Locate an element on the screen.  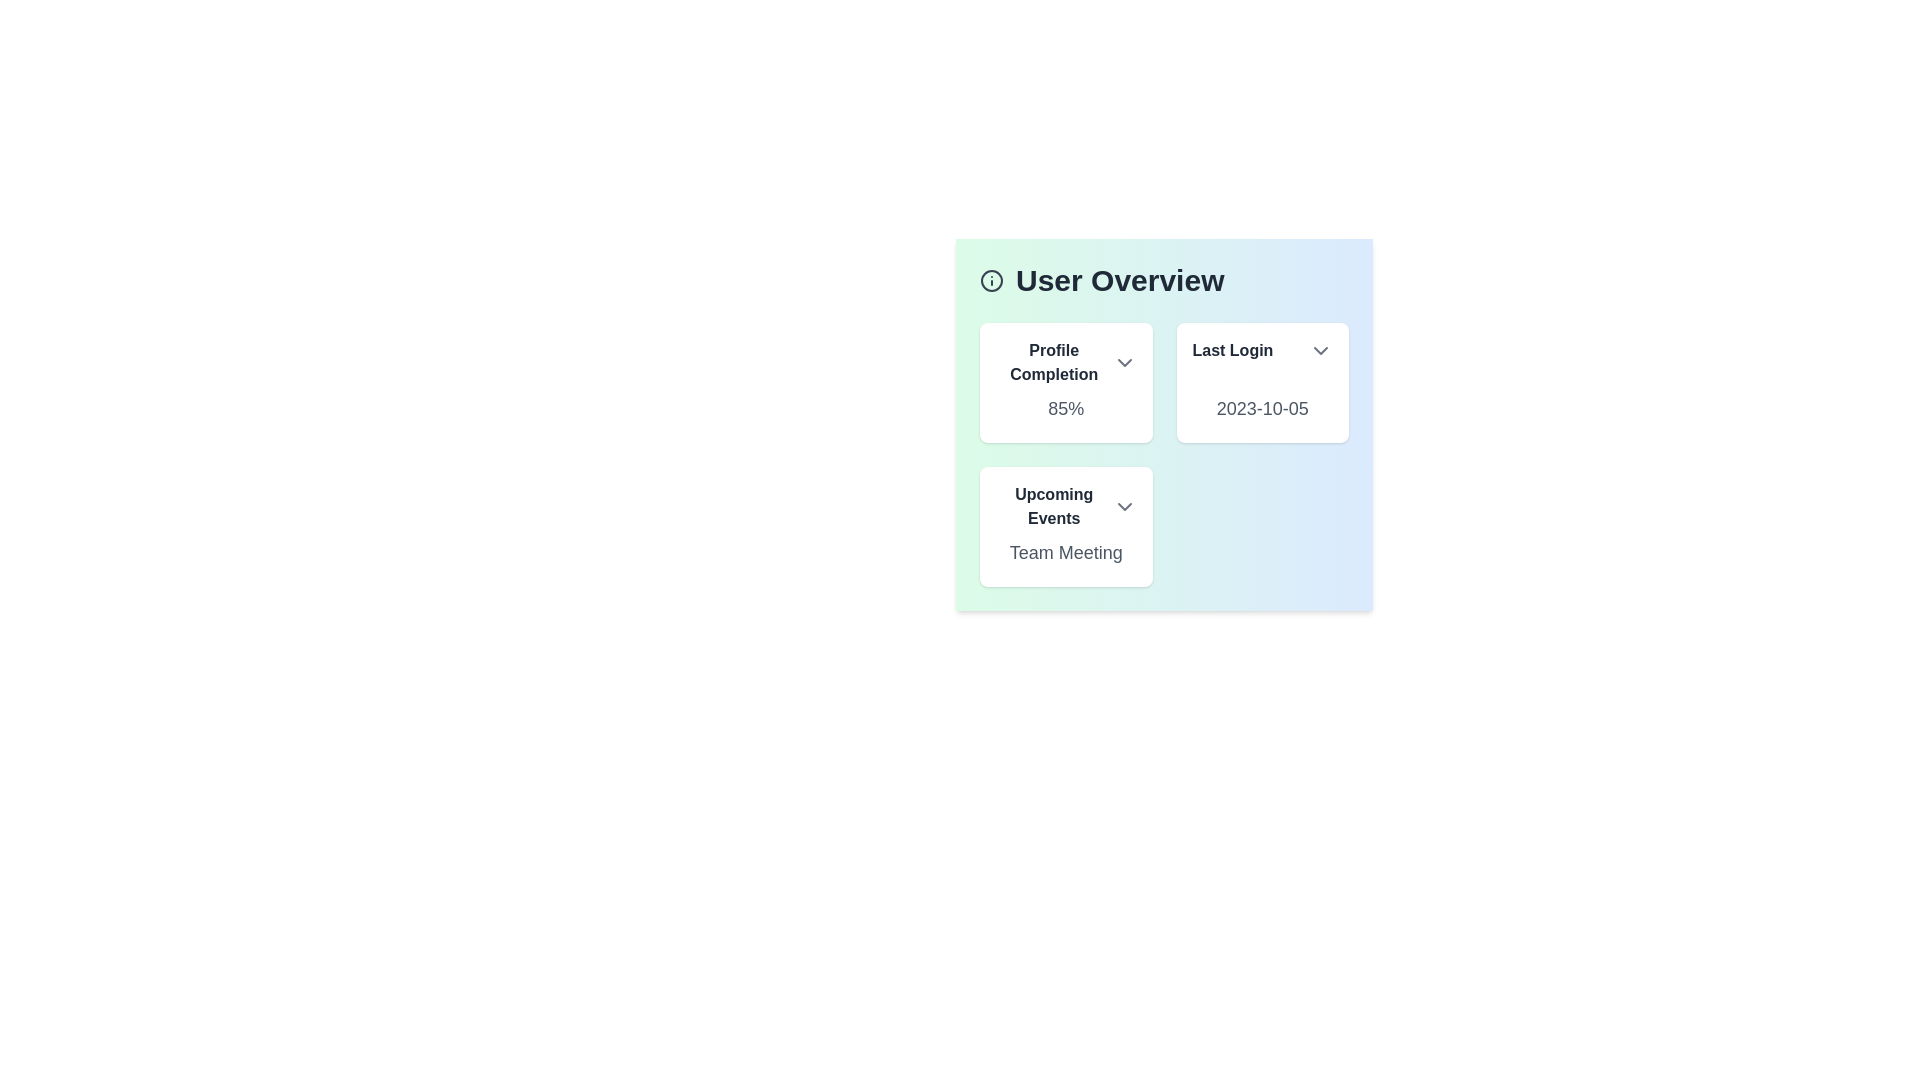
the user profile completion label located at the top-left corner of a white, rounded, shadowed card that indicates section title is located at coordinates (1065, 362).